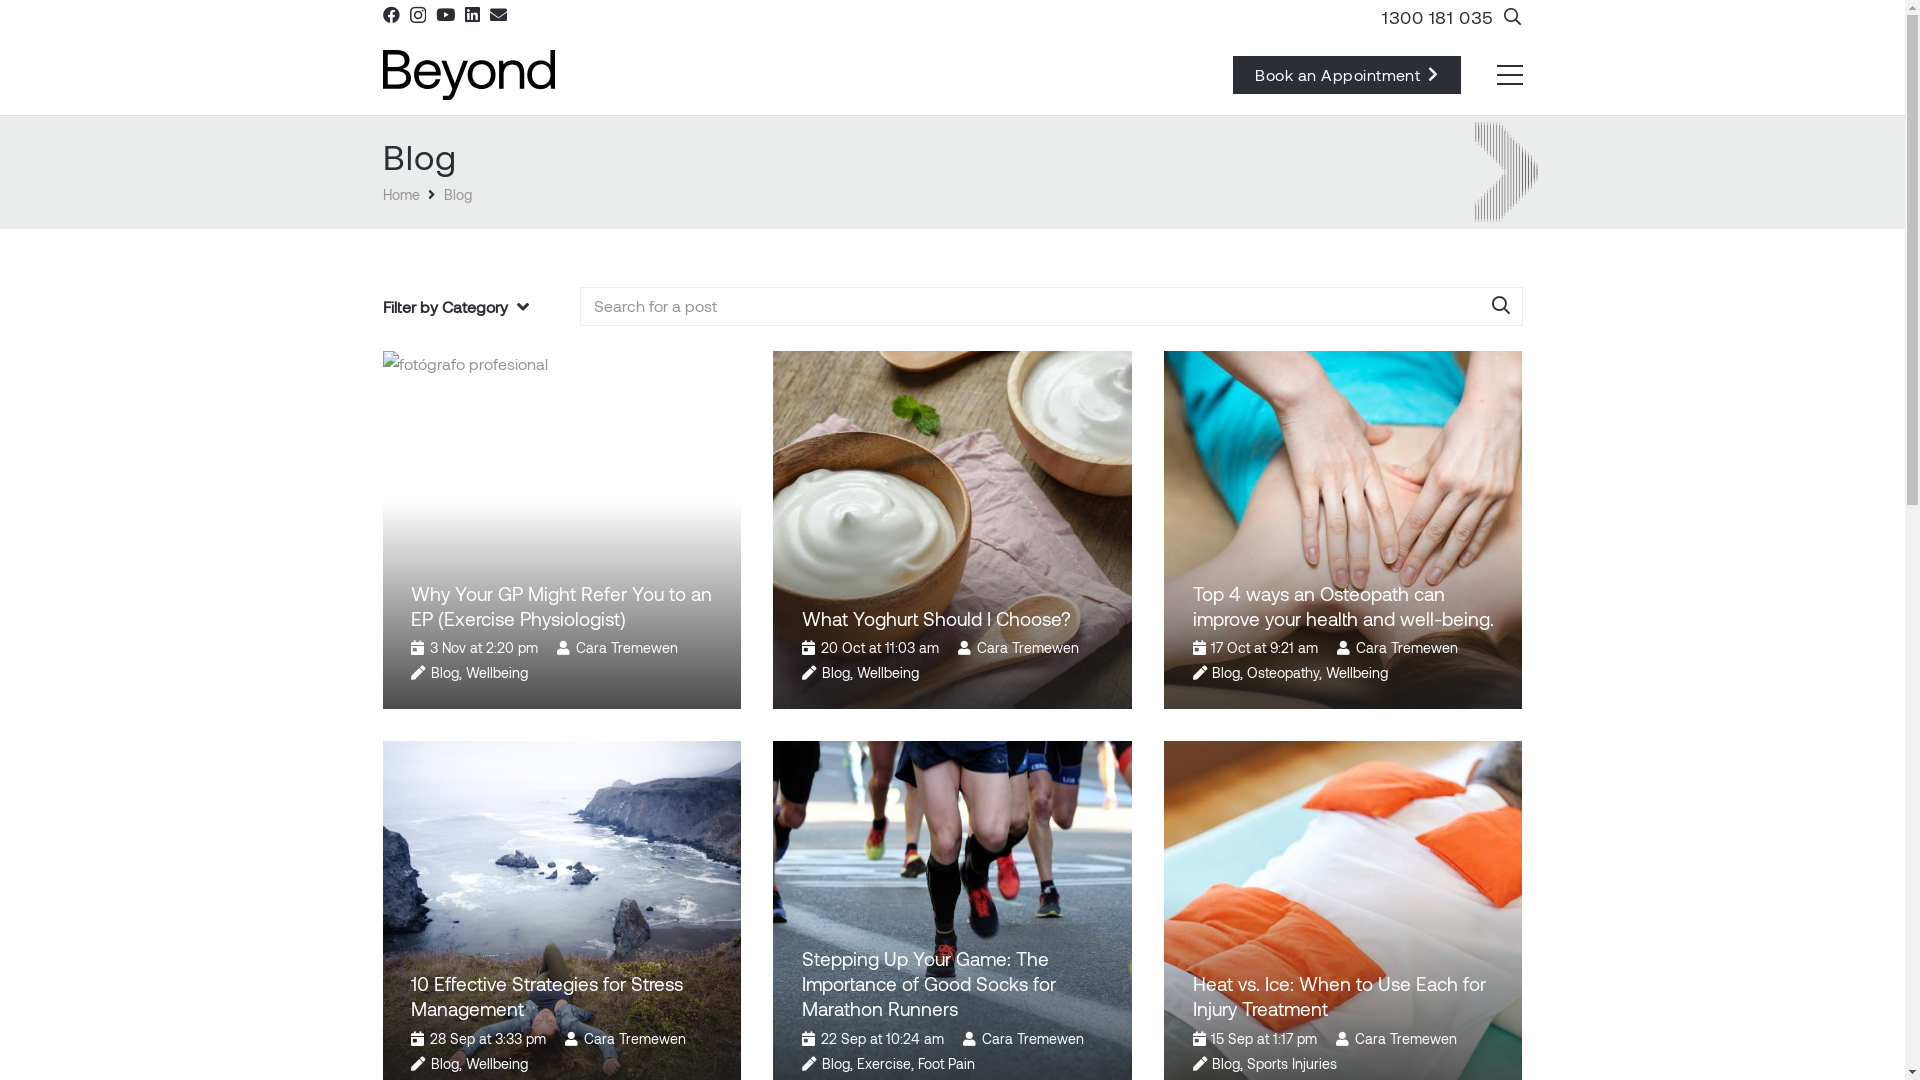 Image resolution: width=1920 pixels, height=1080 pixels. Describe the element at coordinates (497, 672) in the screenshot. I see `'Wellbeing'` at that location.